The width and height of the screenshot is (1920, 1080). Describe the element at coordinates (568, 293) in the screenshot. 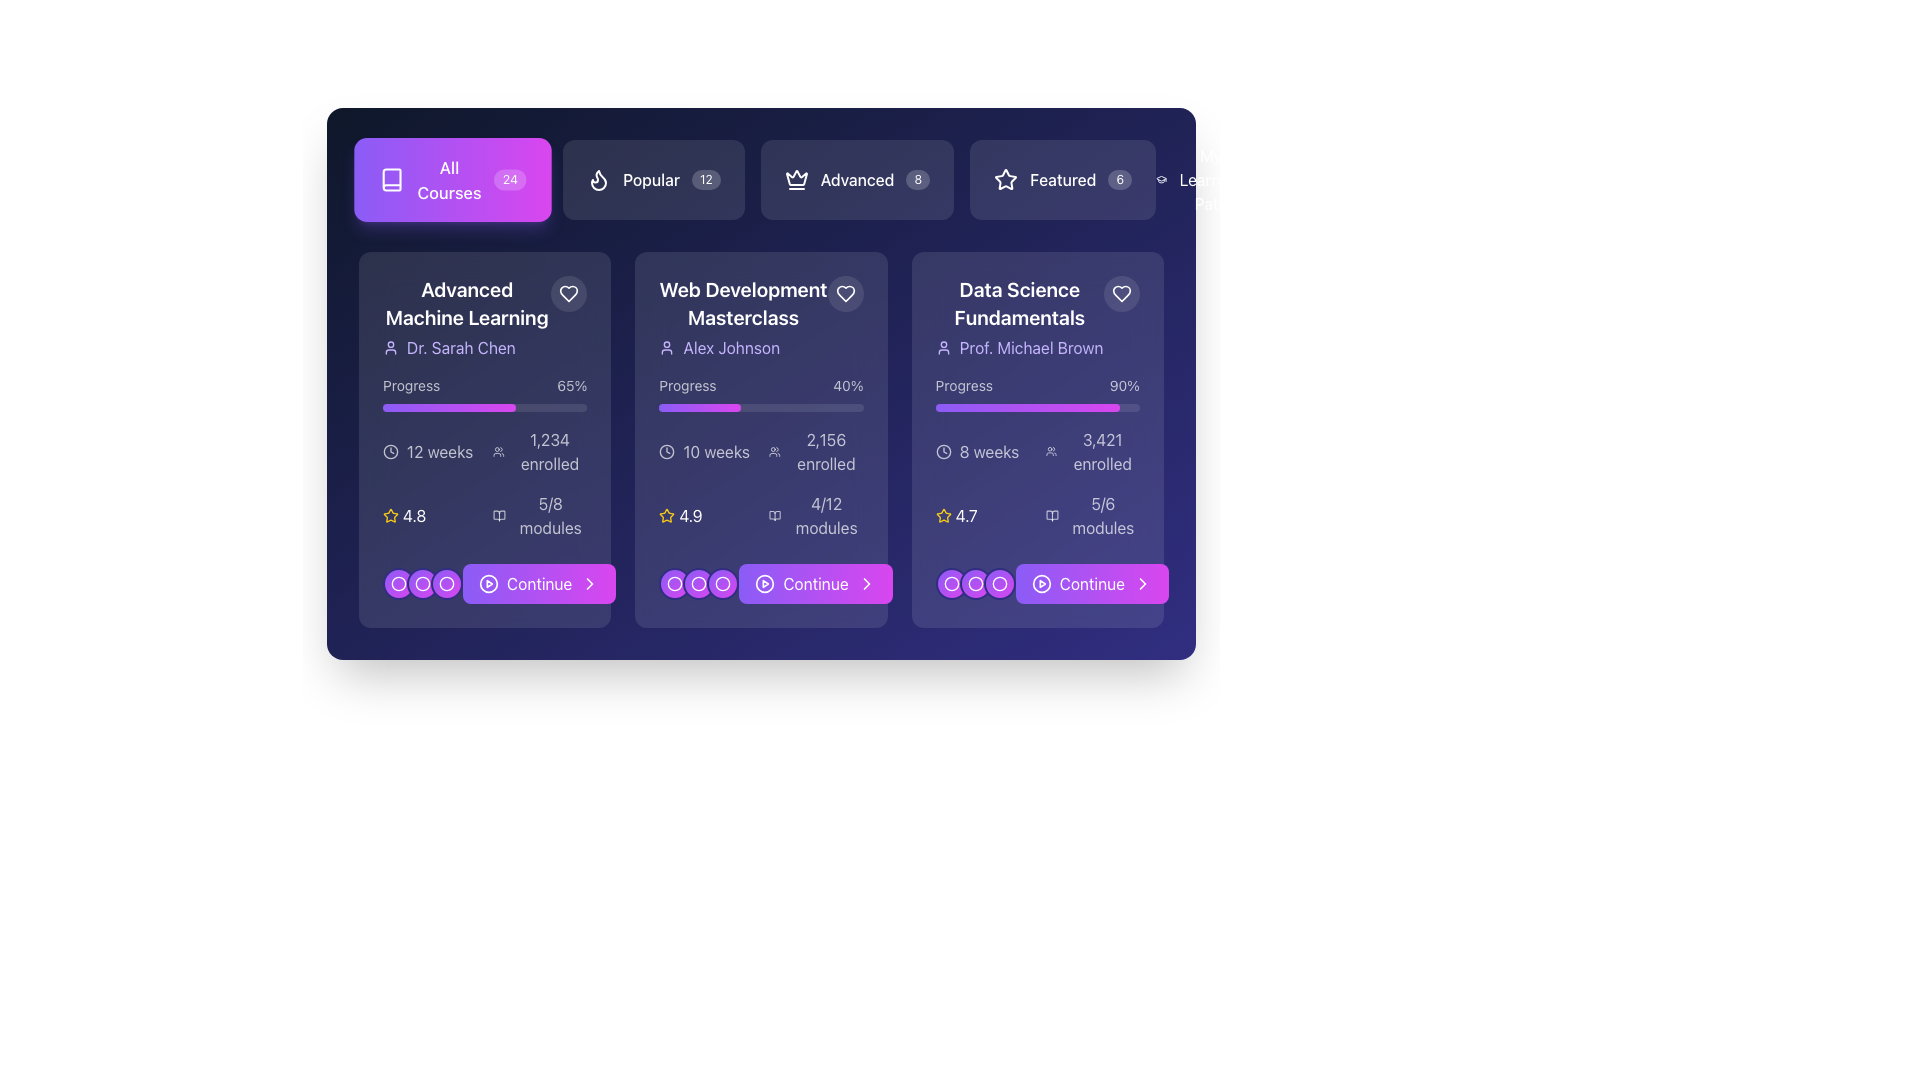

I see `the button located in the top-right corner of the 'Advanced Machine Learning' course card to mark it as a favorite` at that location.